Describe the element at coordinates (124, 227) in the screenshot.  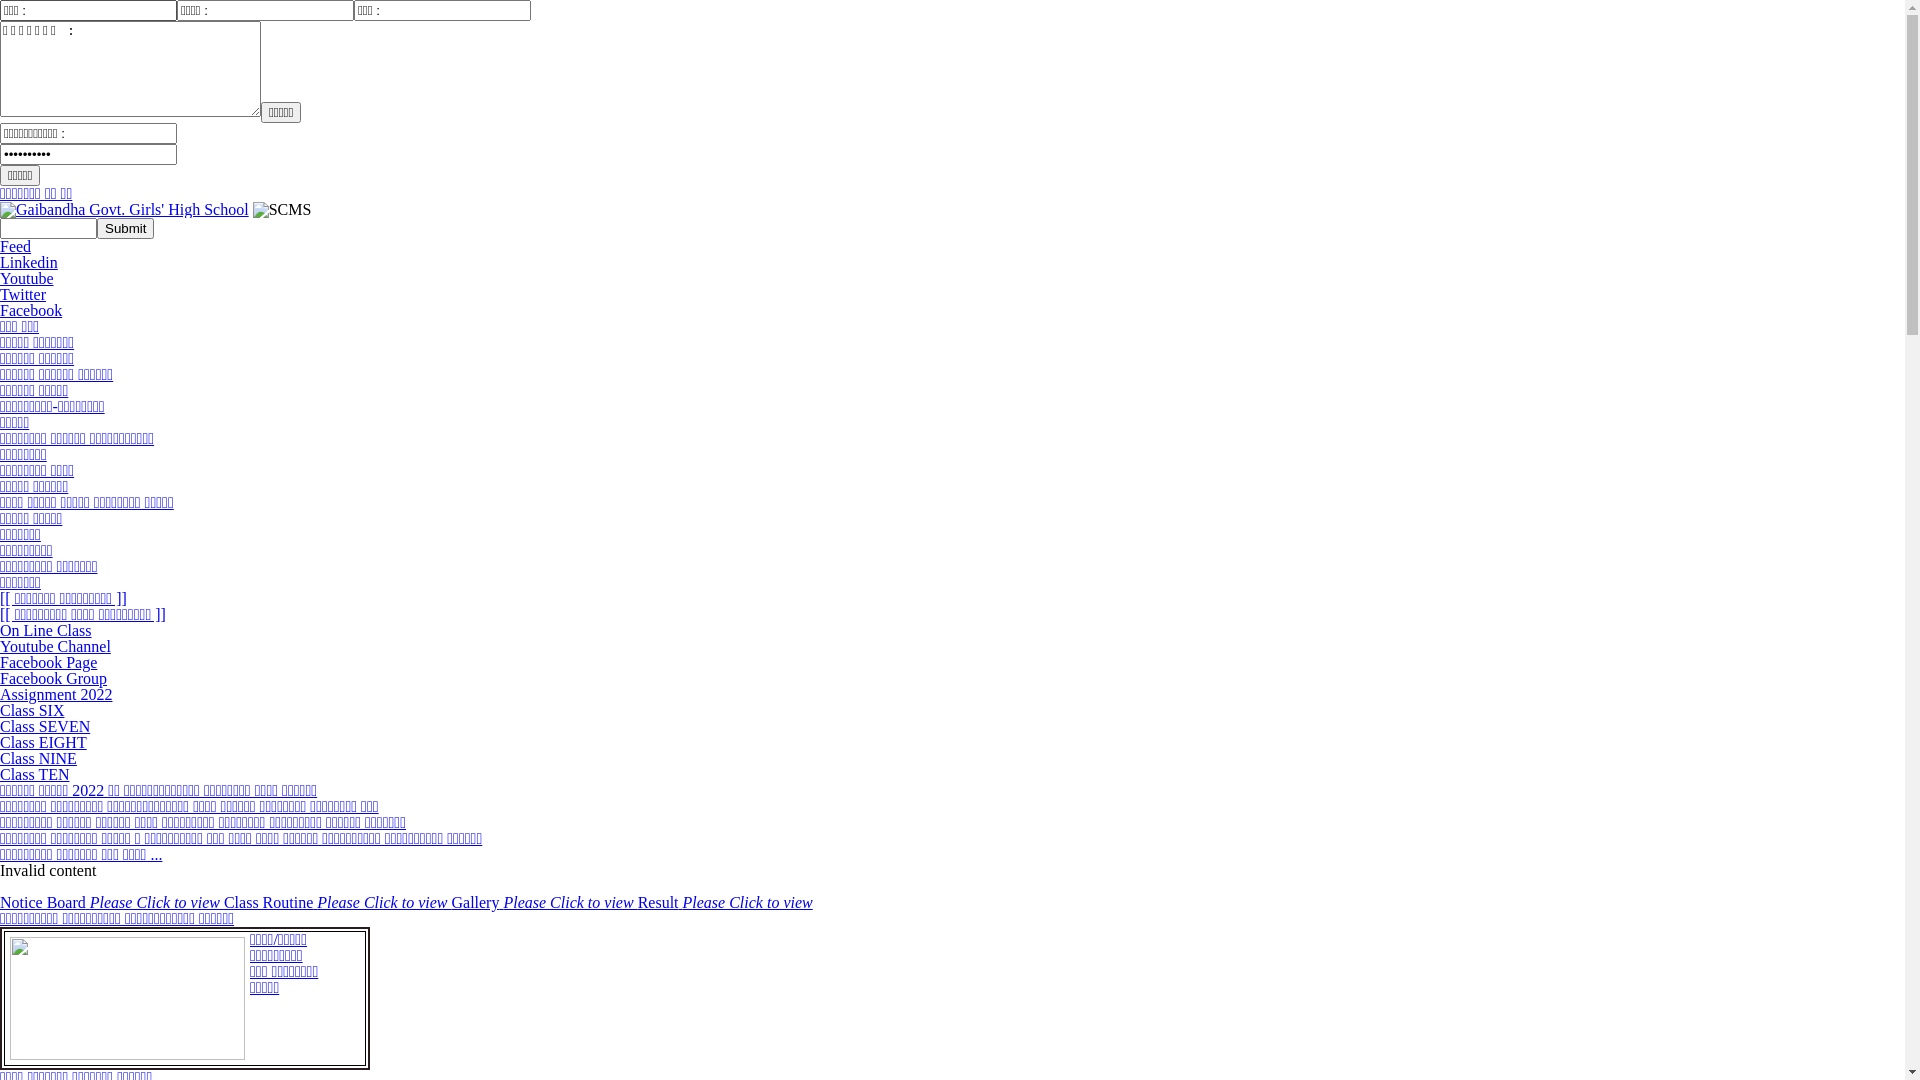
I see `'Submit'` at that location.